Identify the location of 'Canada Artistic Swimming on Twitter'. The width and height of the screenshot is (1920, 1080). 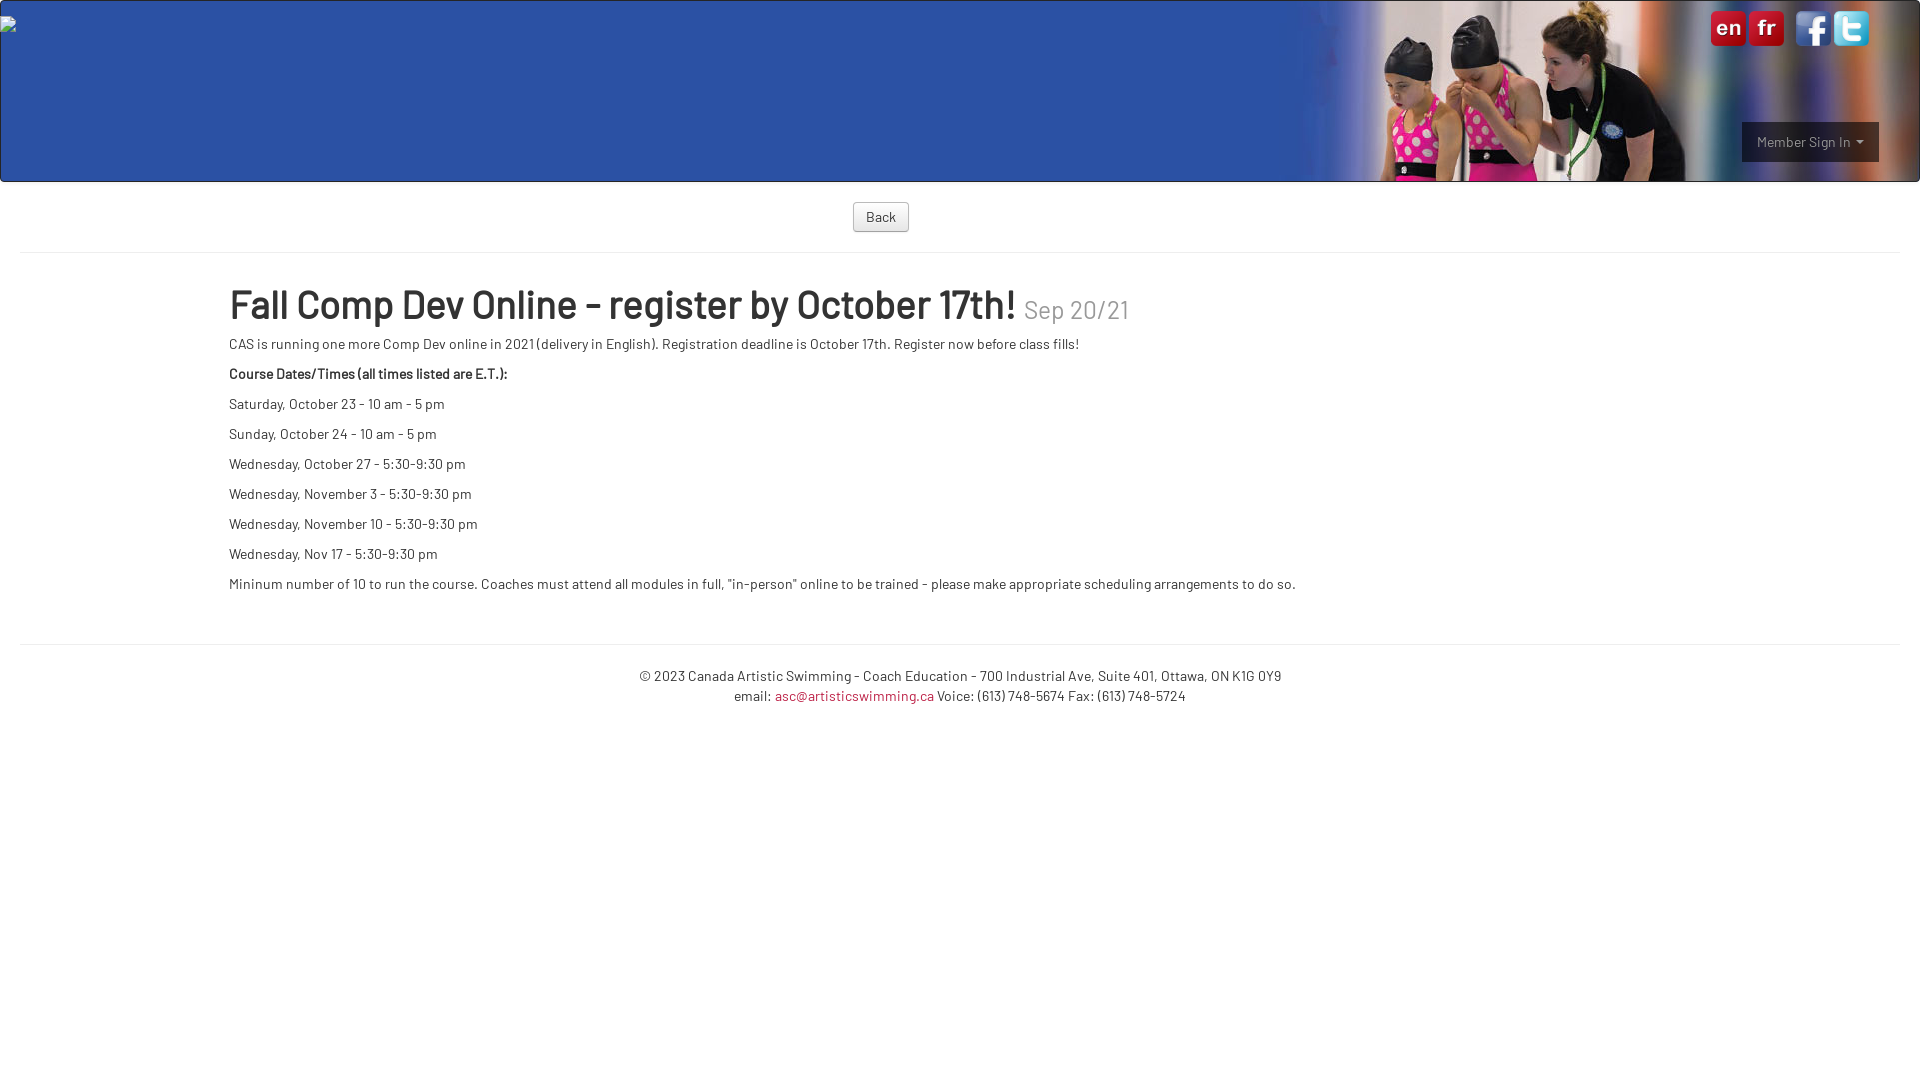
(1850, 28).